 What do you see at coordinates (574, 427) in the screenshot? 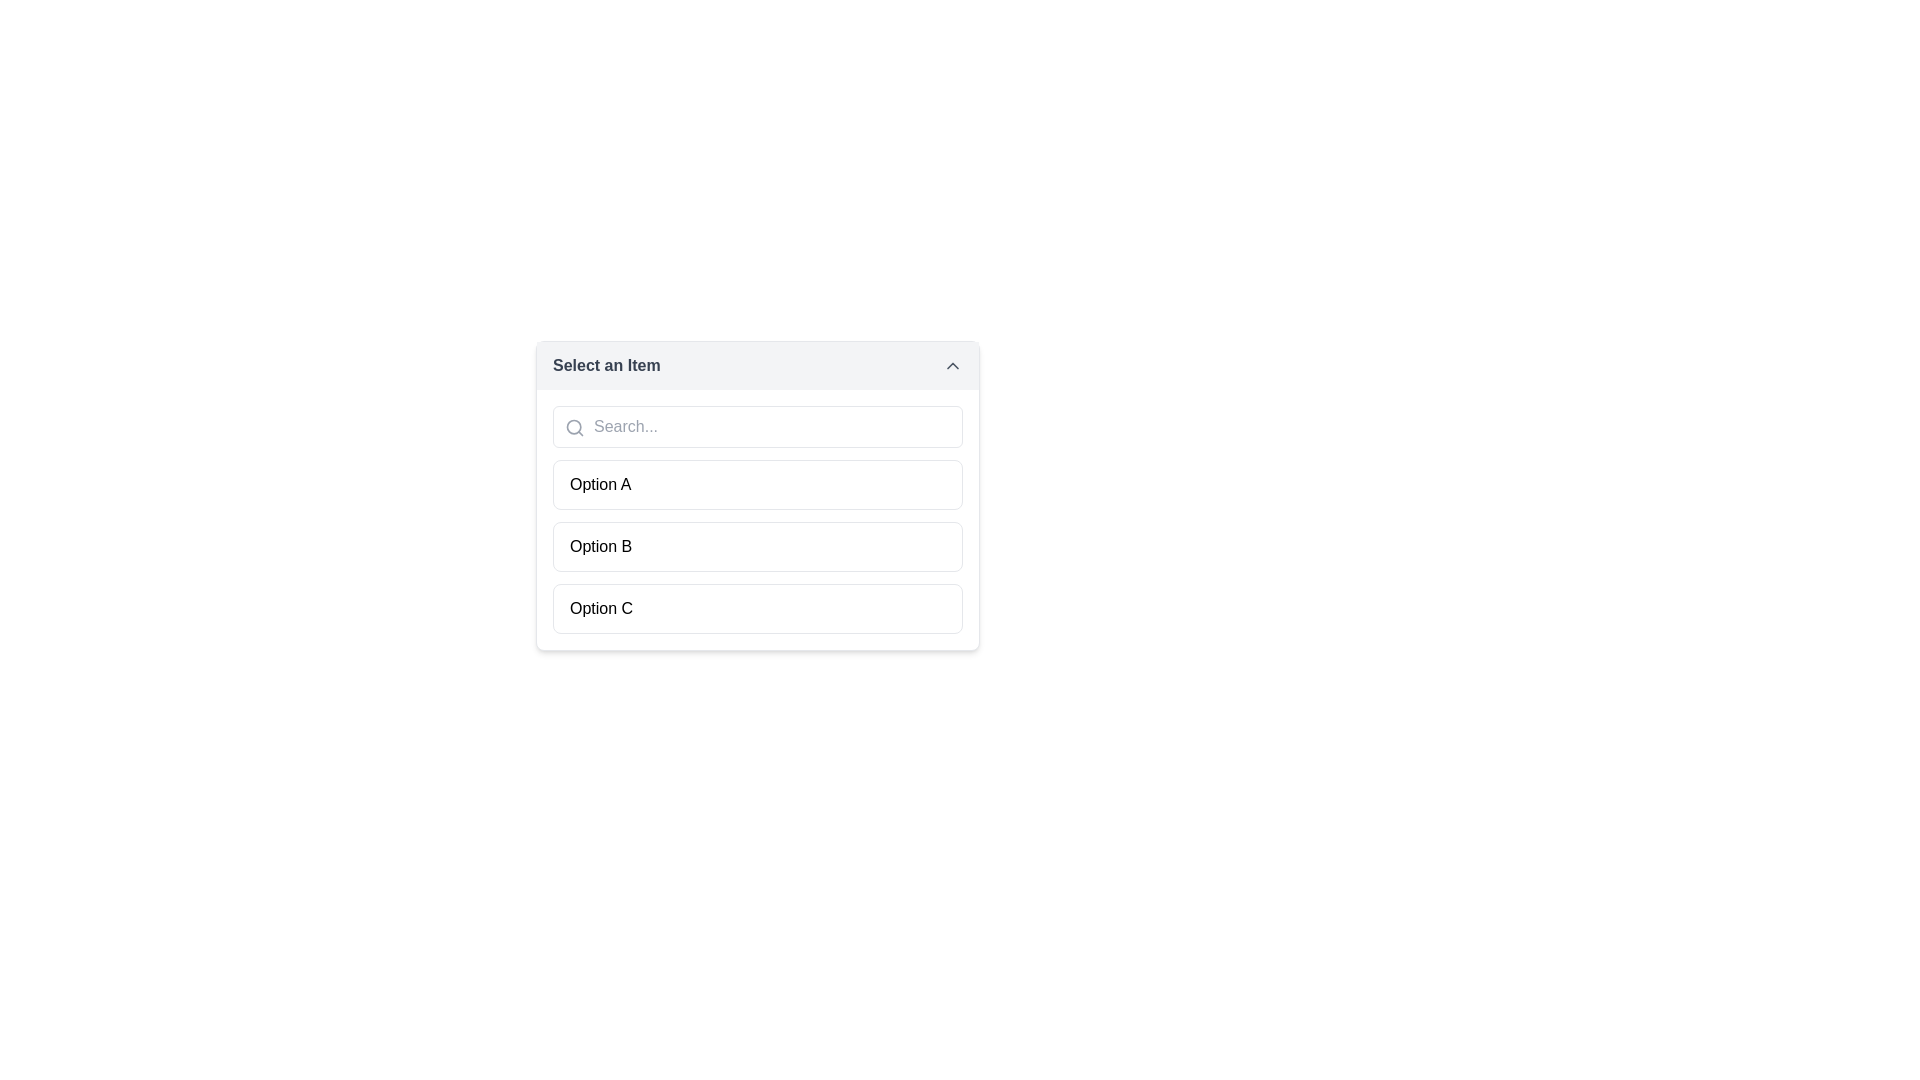
I see `the search icon, which is a gray magnifying glass located at the top-left corner of the search bar input field` at bounding box center [574, 427].